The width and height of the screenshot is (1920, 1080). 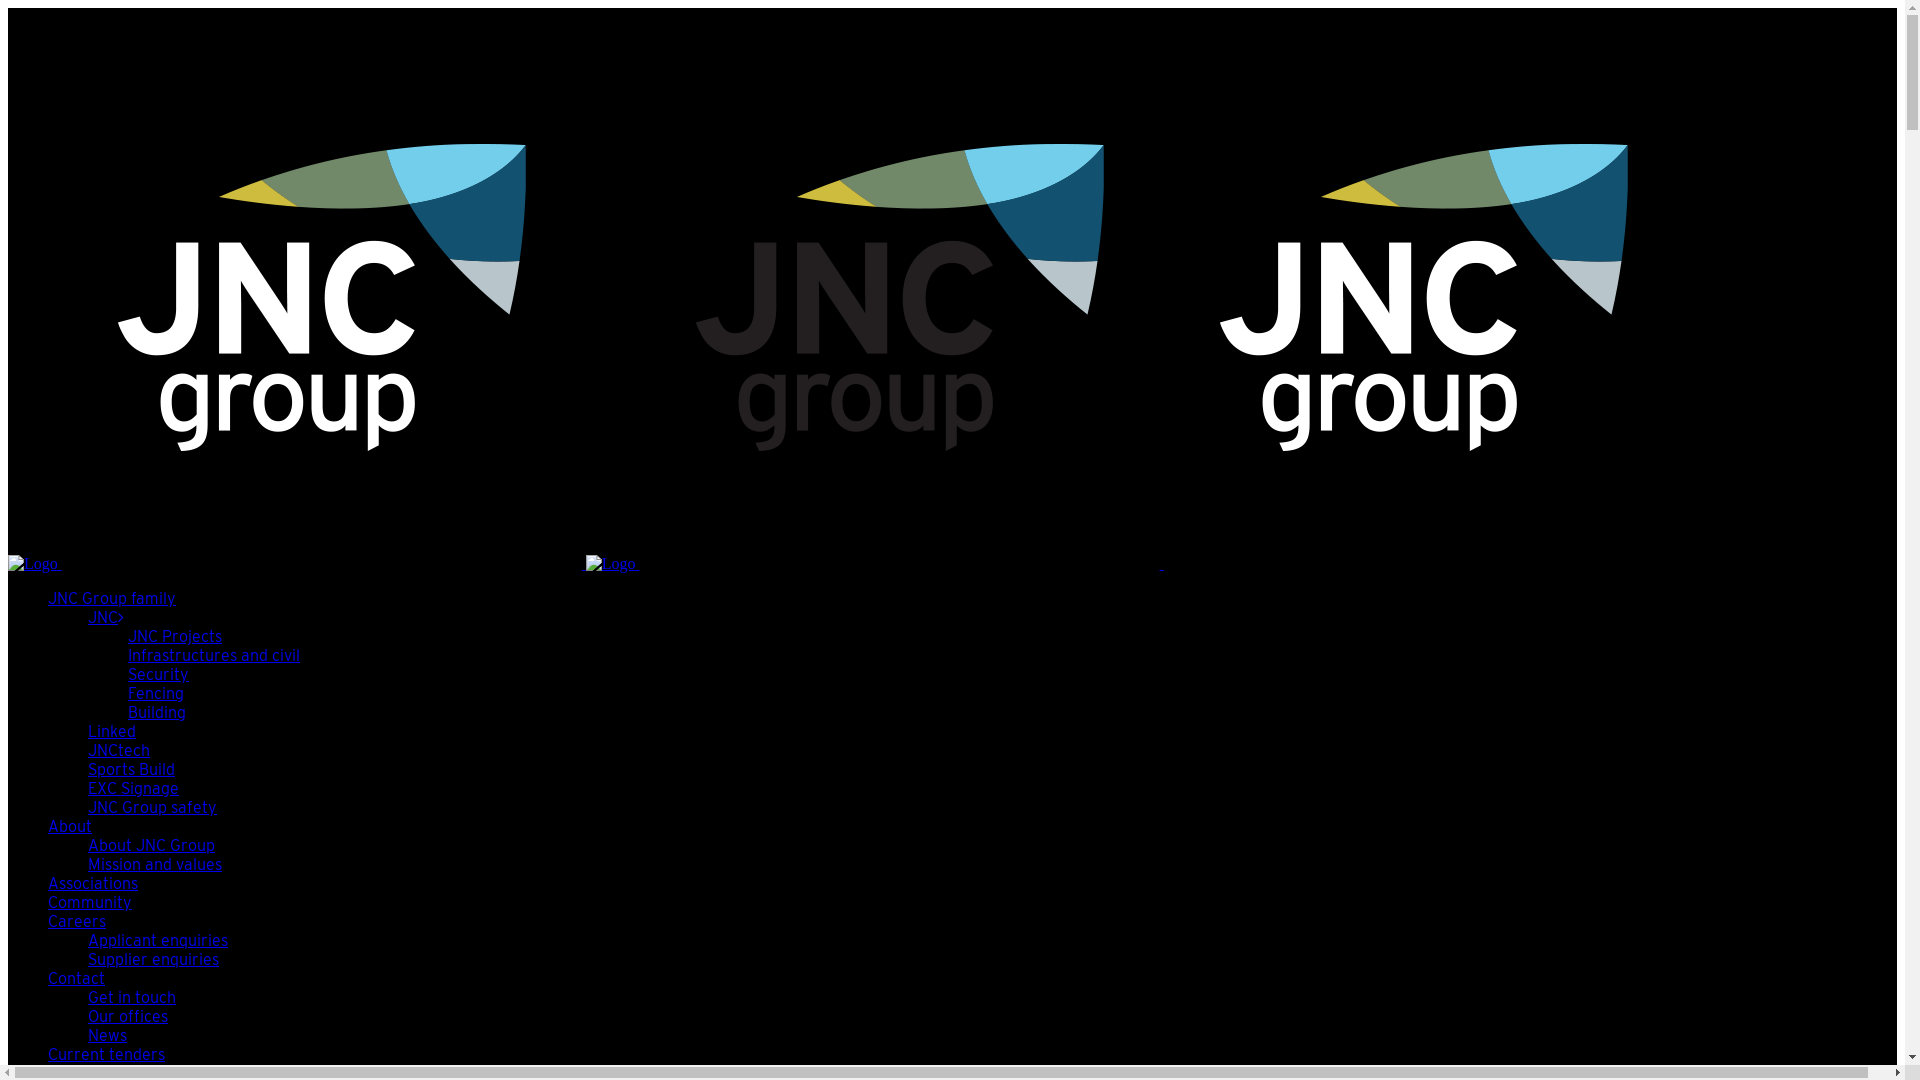 What do you see at coordinates (157, 940) in the screenshot?
I see `'Applicant enquiries'` at bounding box center [157, 940].